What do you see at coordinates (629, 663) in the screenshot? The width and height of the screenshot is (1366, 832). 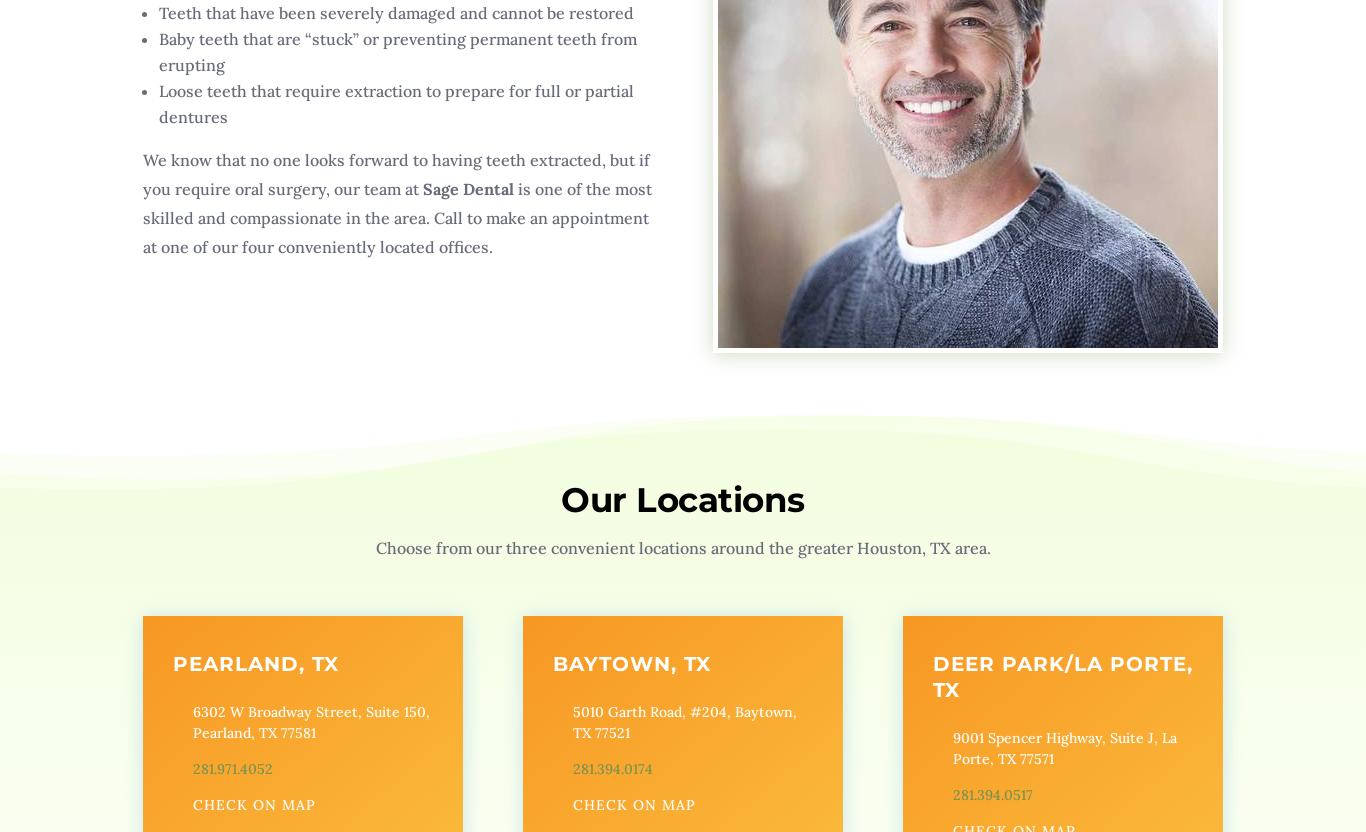 I see `'BAYTOWN, TX'` at bounding box center [629, 663].